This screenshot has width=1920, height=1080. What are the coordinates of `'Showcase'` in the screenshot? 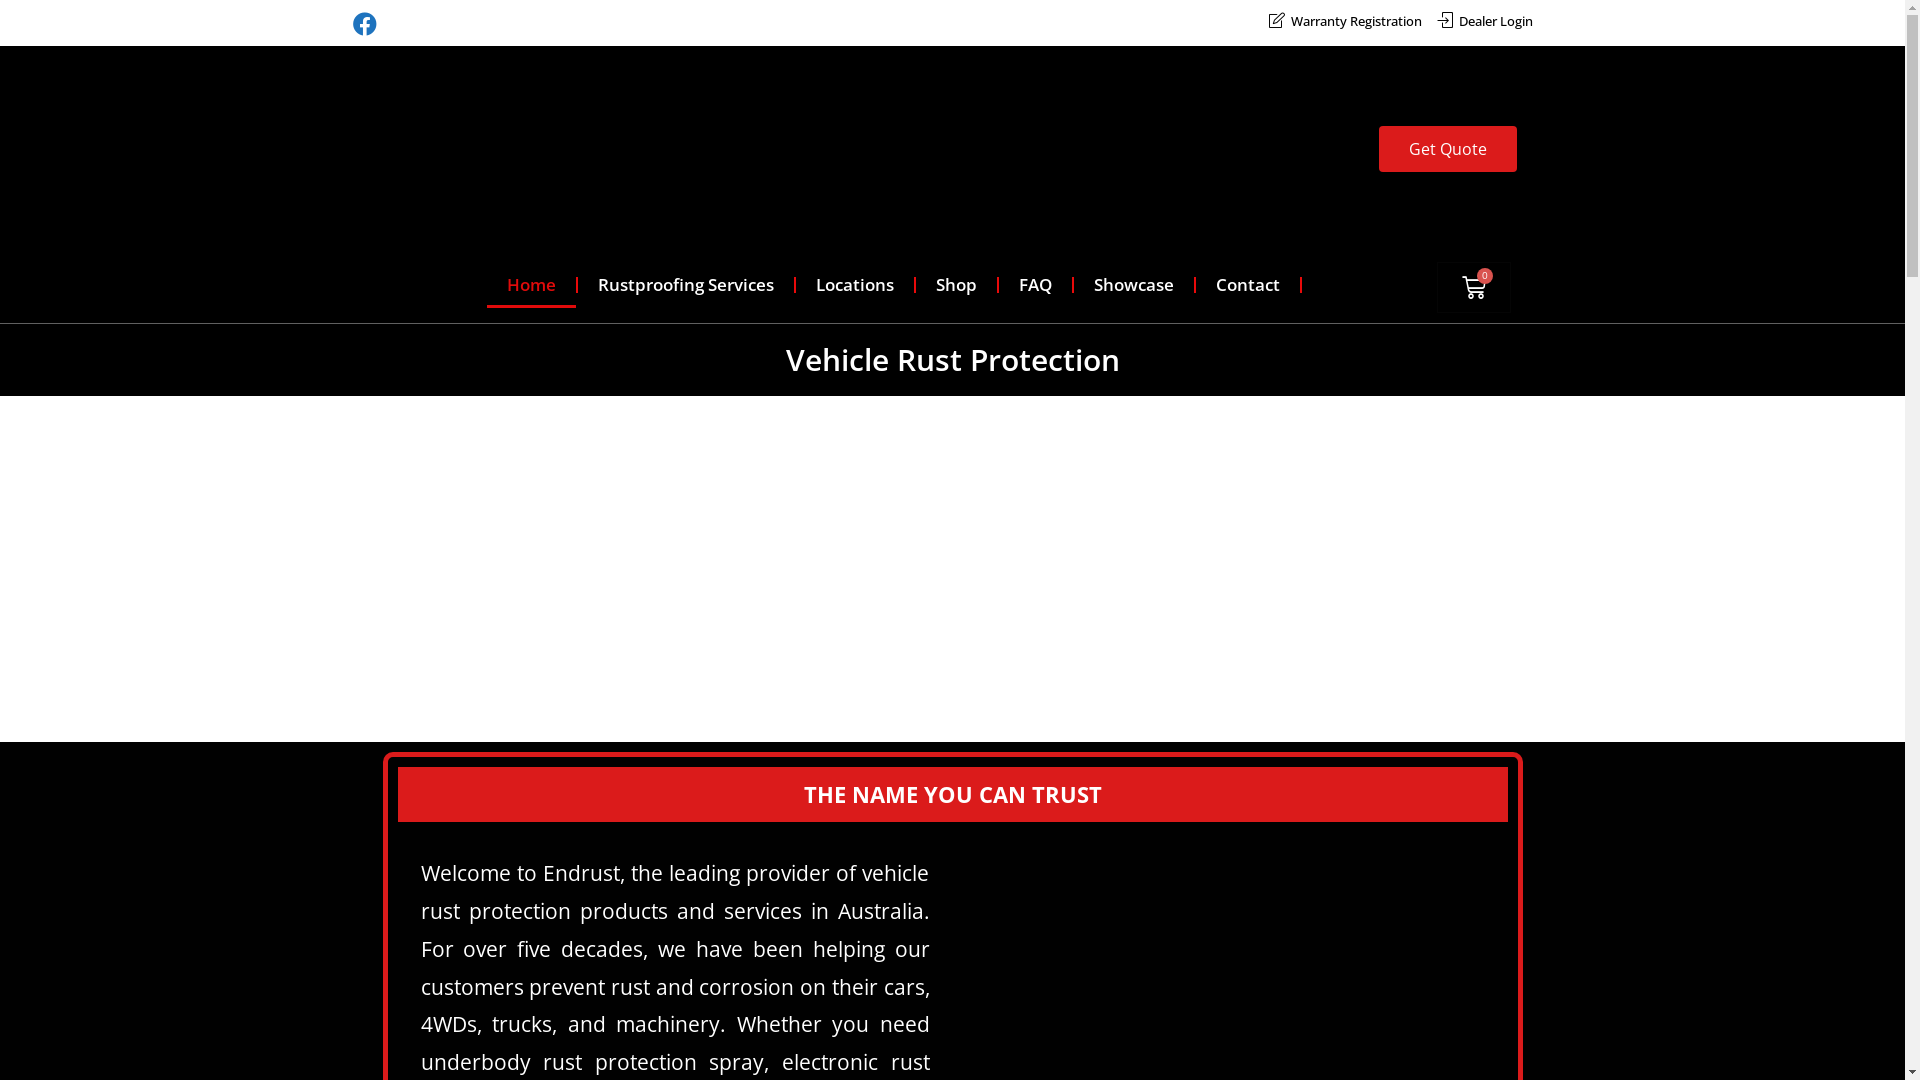 It's located at (1133, 285).